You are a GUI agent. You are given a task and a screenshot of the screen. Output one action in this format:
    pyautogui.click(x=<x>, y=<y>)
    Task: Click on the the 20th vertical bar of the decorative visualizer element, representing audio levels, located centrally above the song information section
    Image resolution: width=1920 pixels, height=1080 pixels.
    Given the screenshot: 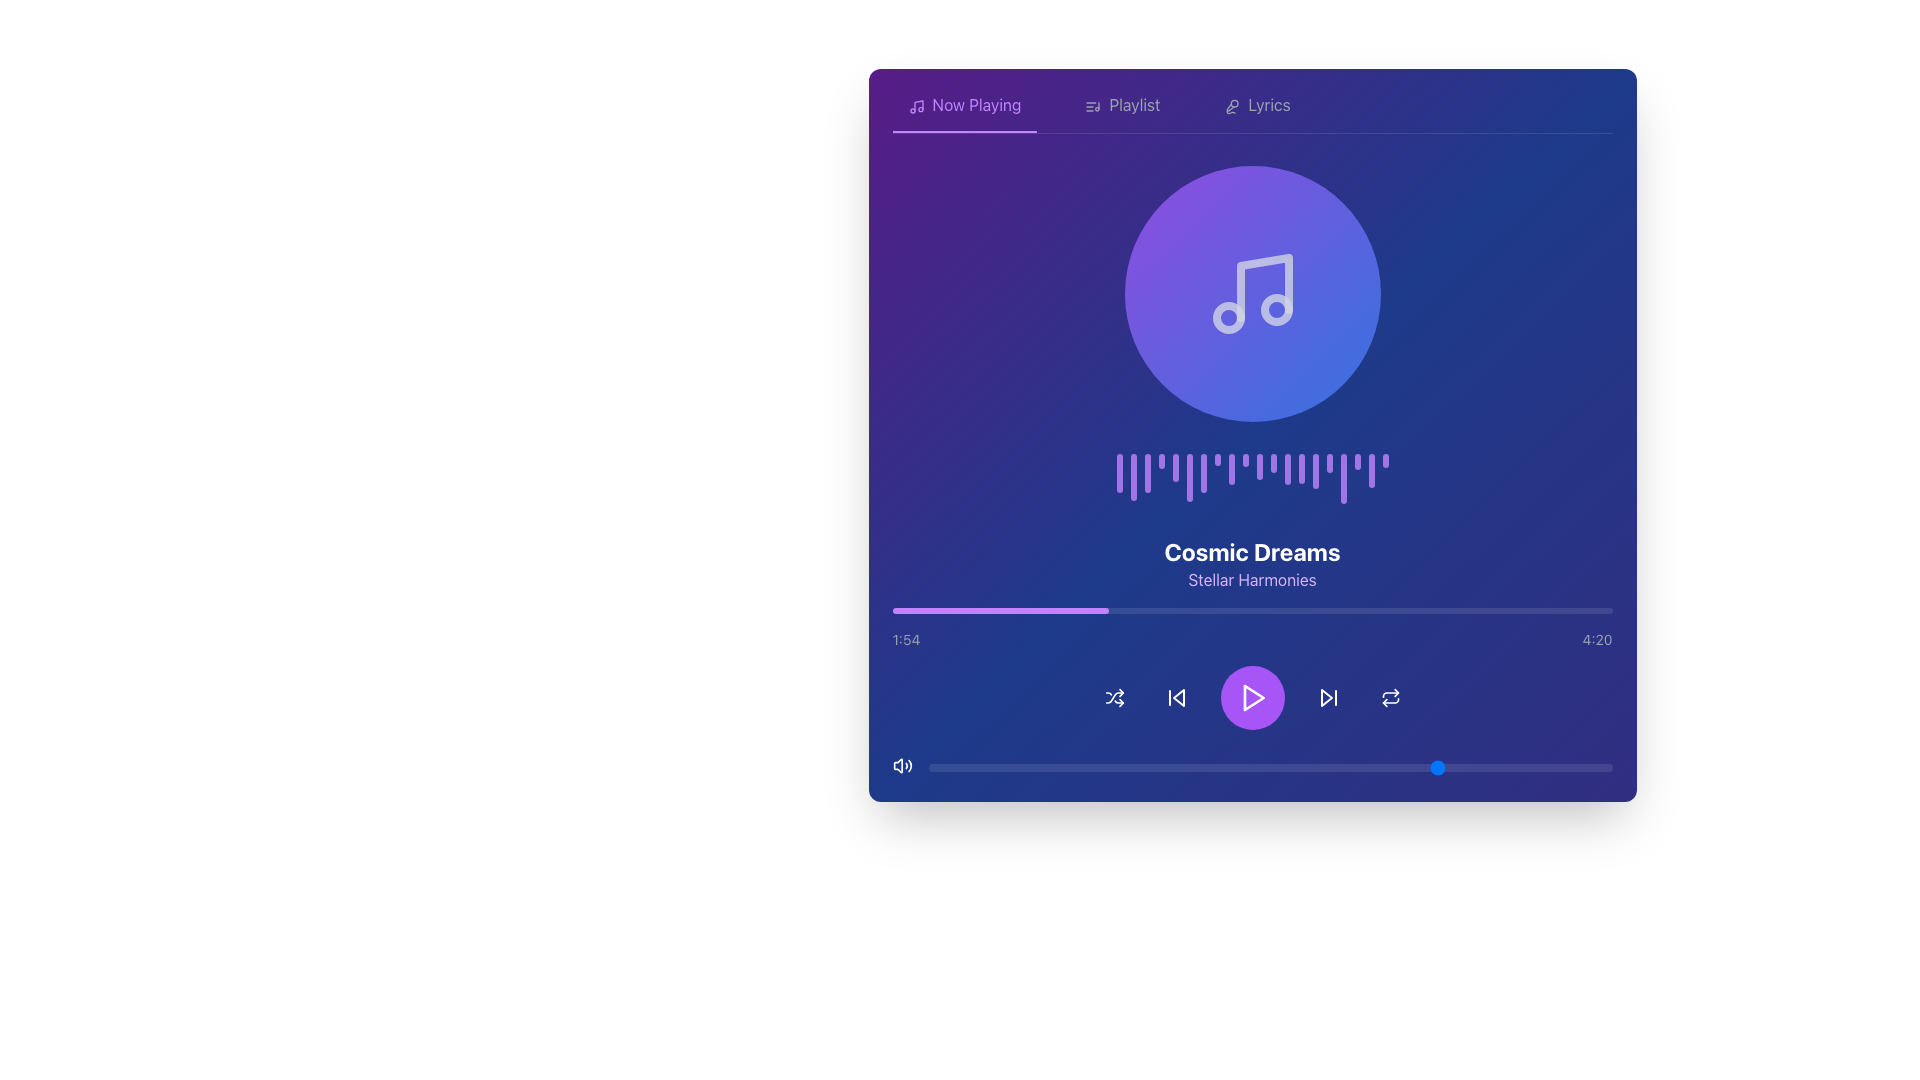 What is the action you would take?
    pyautogui.click(x=1384, y=461)
    